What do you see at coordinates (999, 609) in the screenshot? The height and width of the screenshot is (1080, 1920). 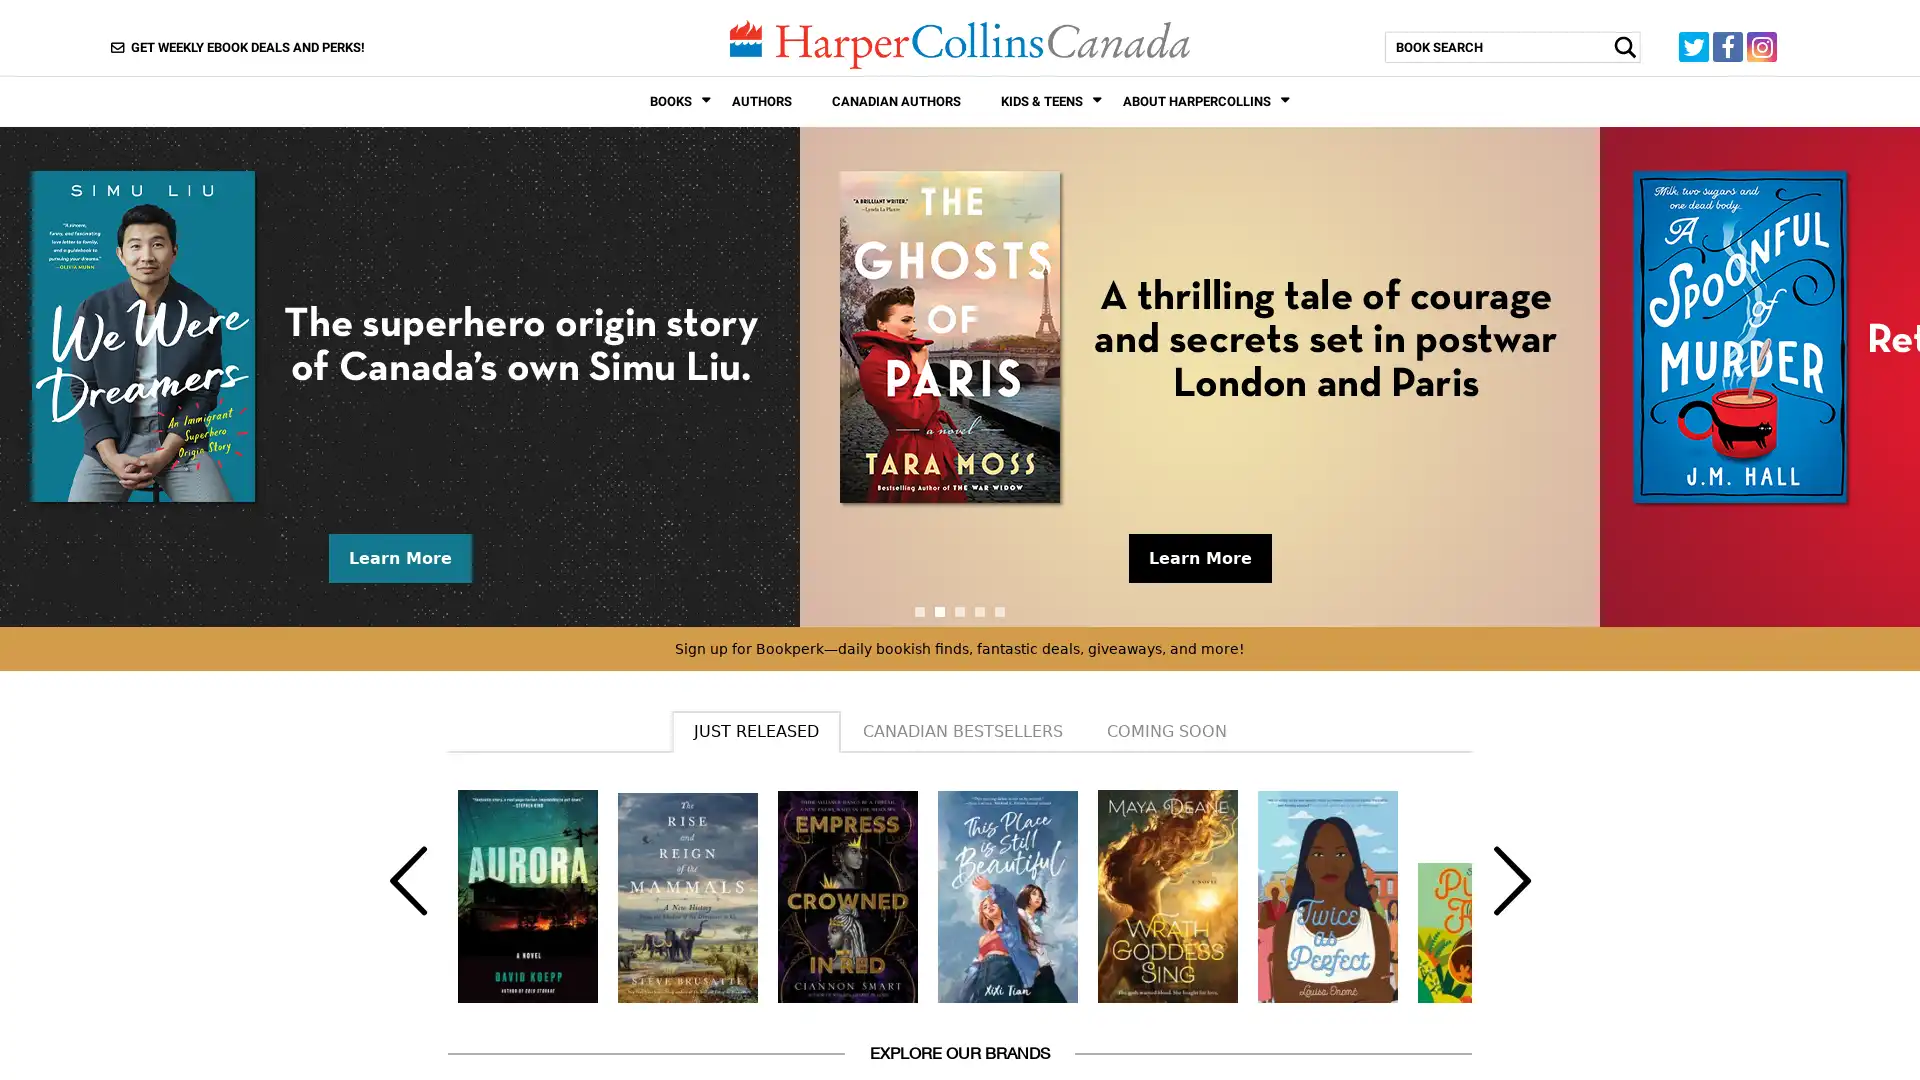 I see `5` at bounding box center [999, 609].